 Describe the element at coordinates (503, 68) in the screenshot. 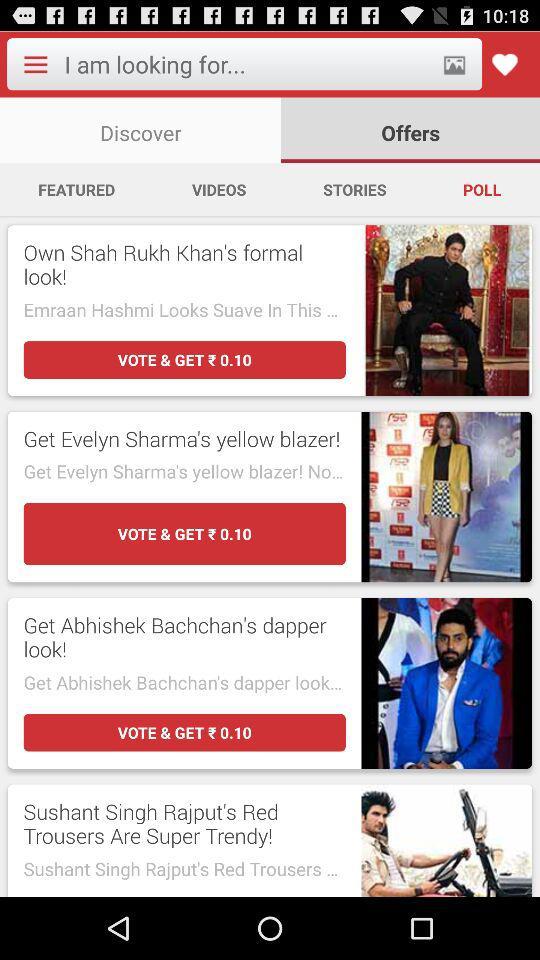

I see `the favorite icon` at that location.